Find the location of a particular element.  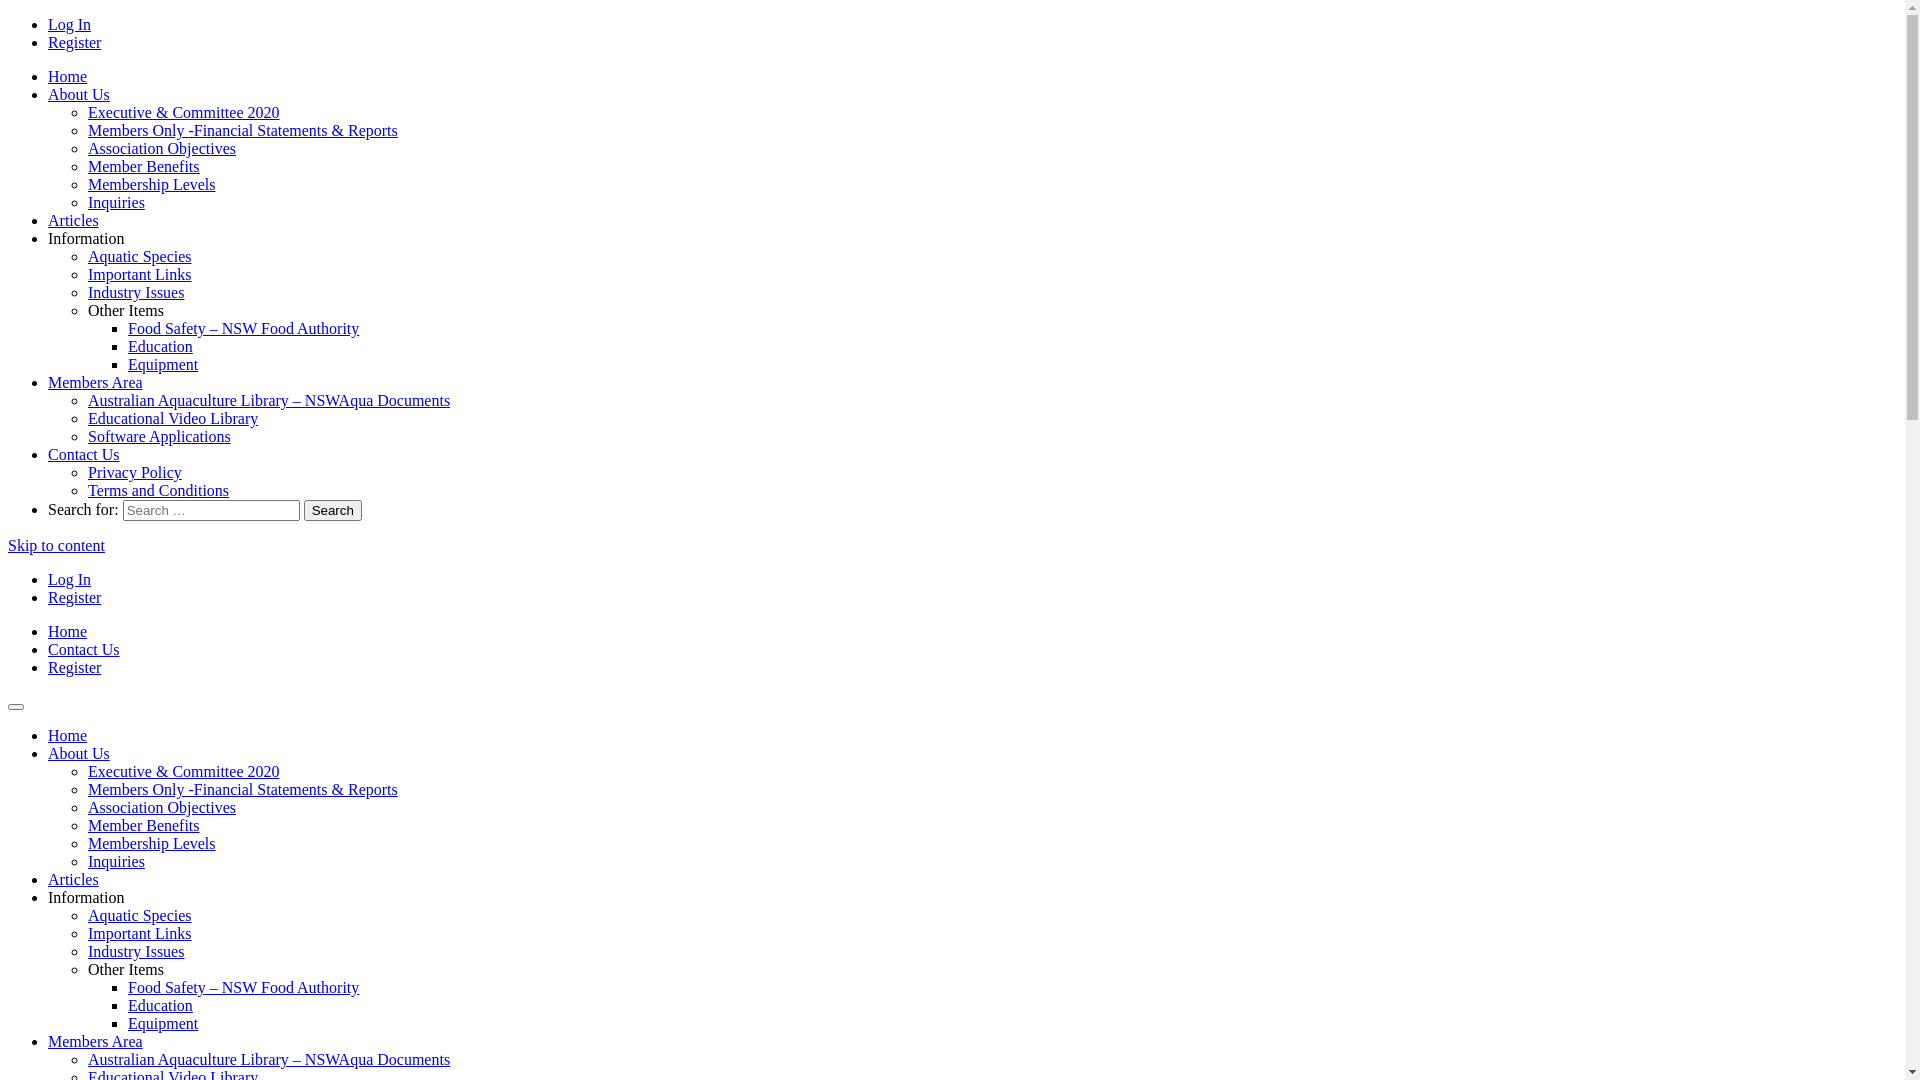

'Important Links' is located at coordinates (138, 274).